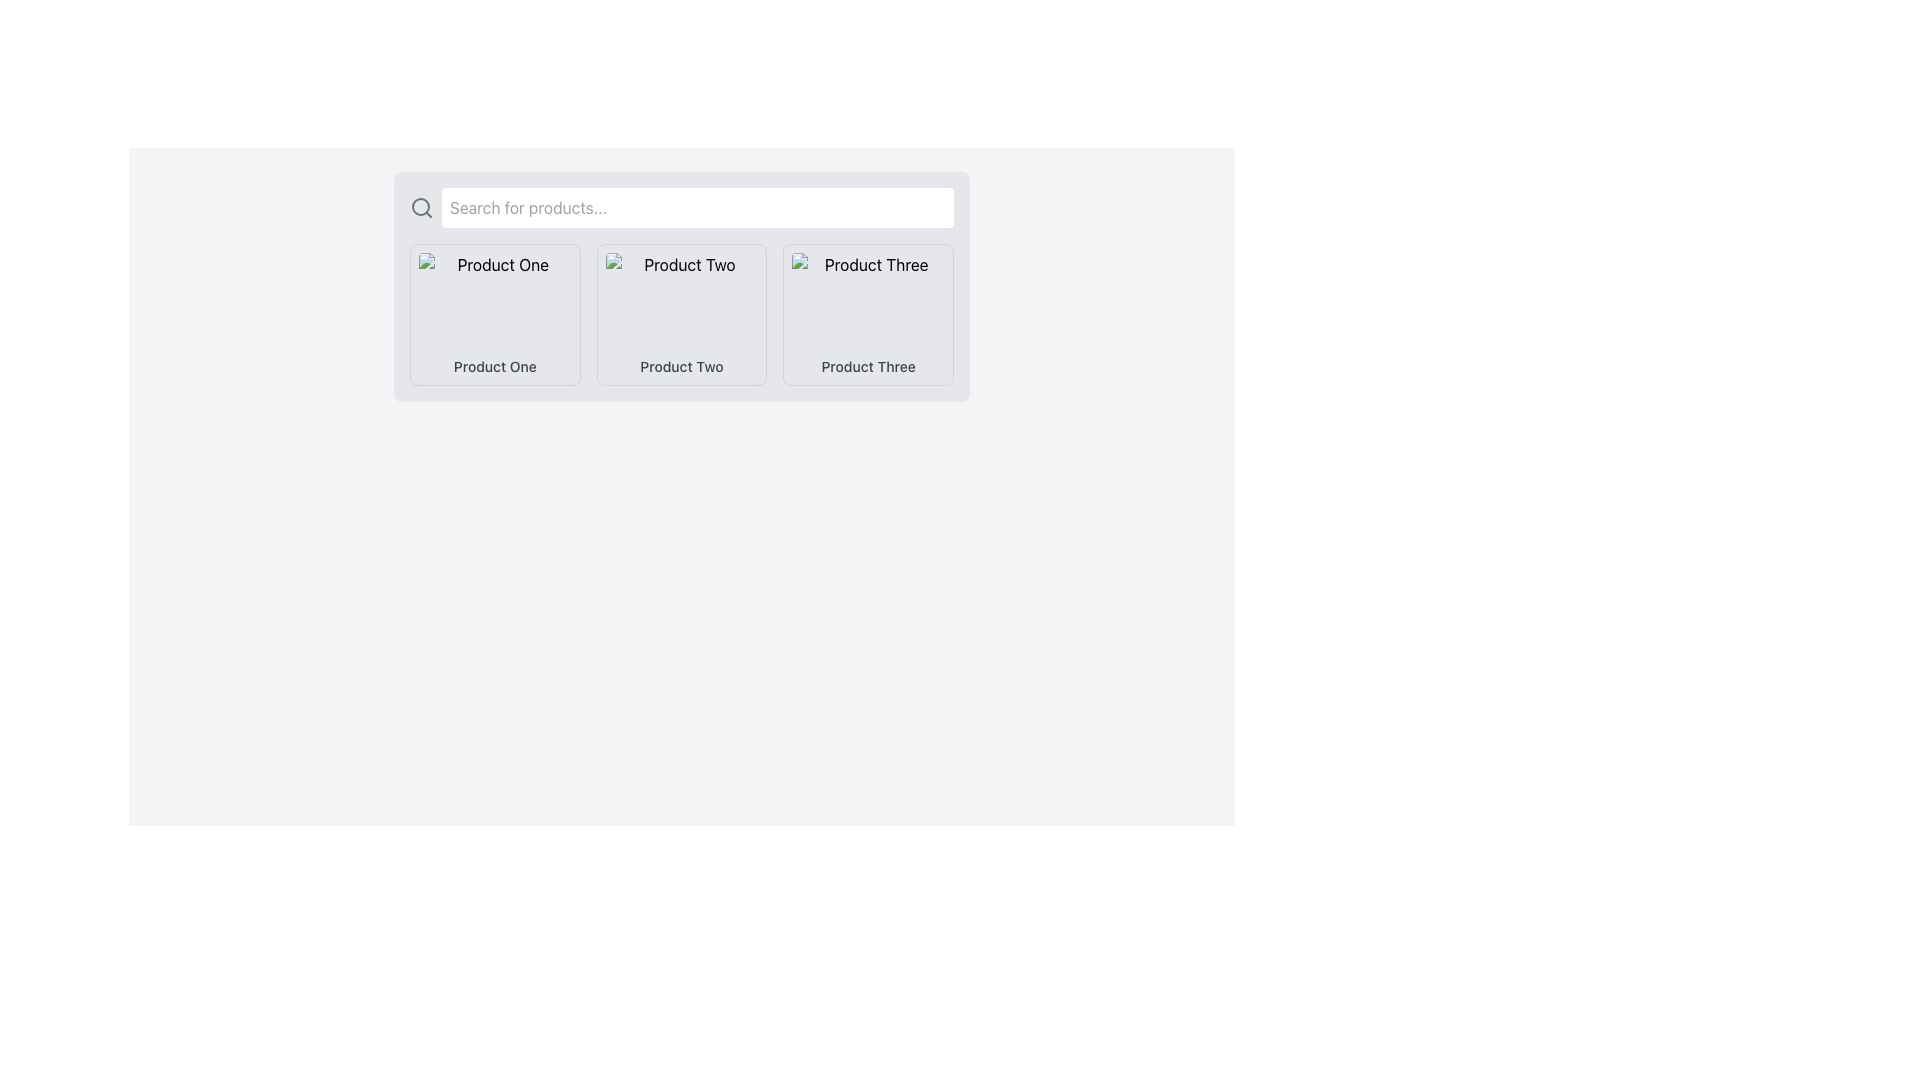 This screenshot has width=1920, height=1080. I want to click on the search icon resembling a magnifying glass, which is located to the left of the text input box labeled 'Search for products...', so click(421, 208).